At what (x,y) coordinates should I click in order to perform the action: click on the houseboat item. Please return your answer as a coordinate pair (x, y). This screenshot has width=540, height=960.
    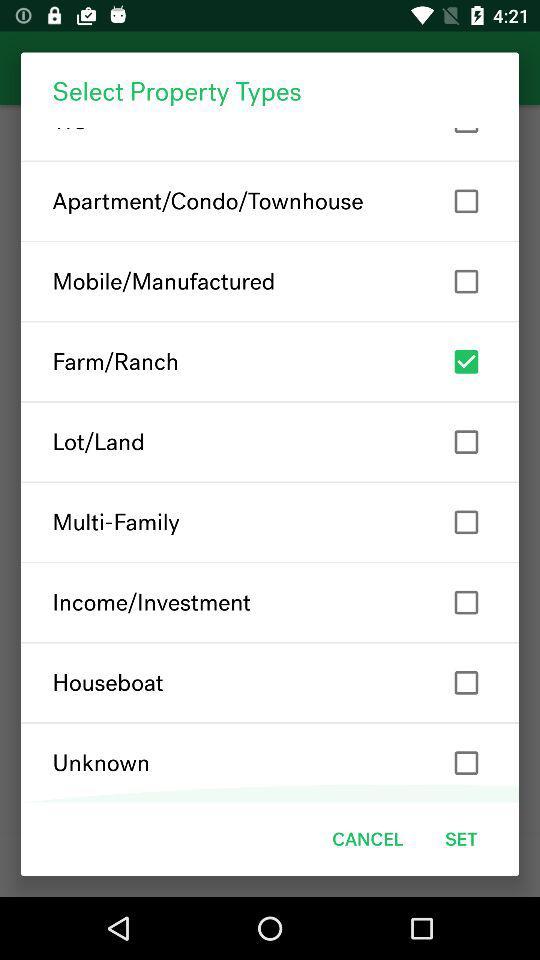
    Looking at the image, I should click on (270, 682).